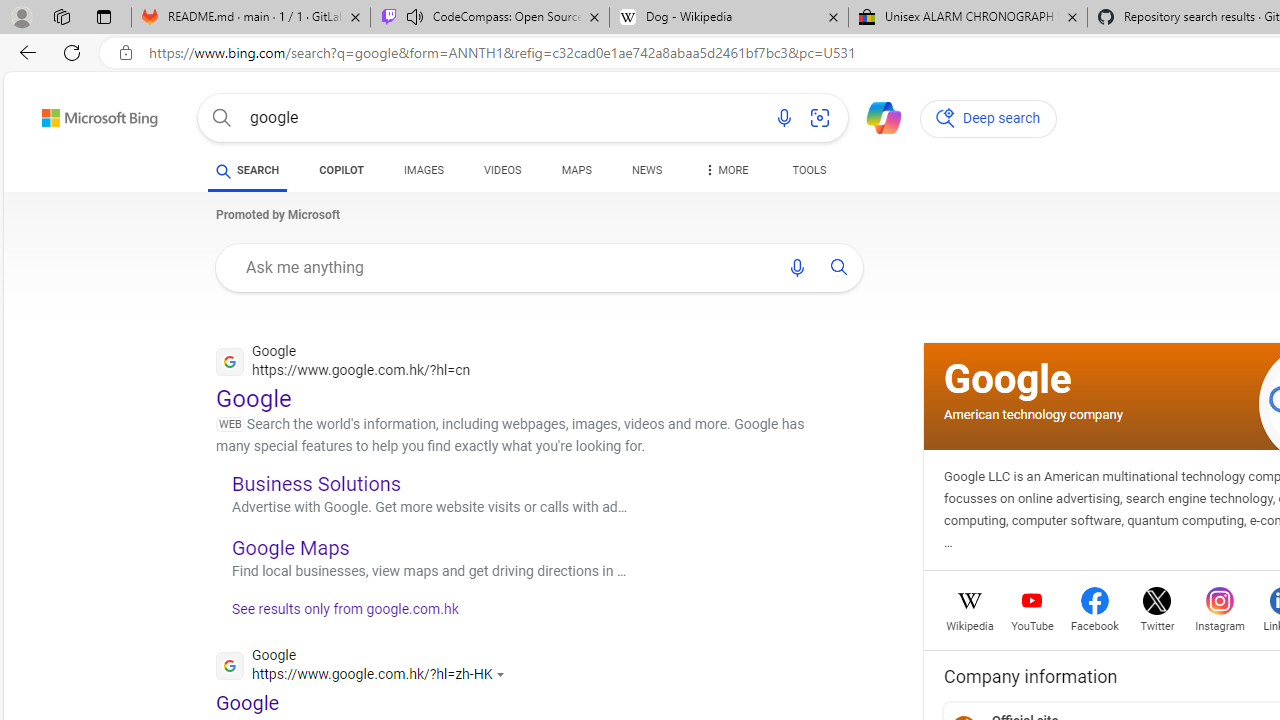  Describe the element at coordinates (808, 170) in the screenshot. I see `'TOOLS'` at that location.